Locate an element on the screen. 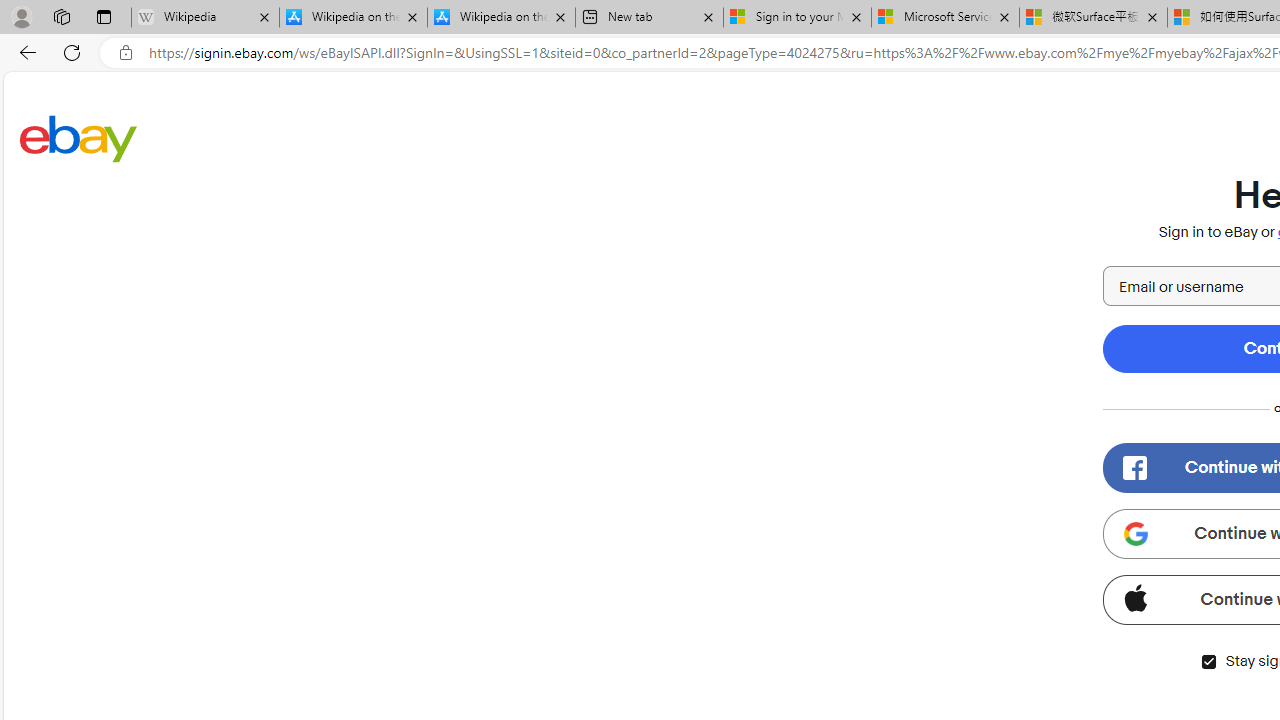  'Stay signed in' is located at coordinates (1207, 661).